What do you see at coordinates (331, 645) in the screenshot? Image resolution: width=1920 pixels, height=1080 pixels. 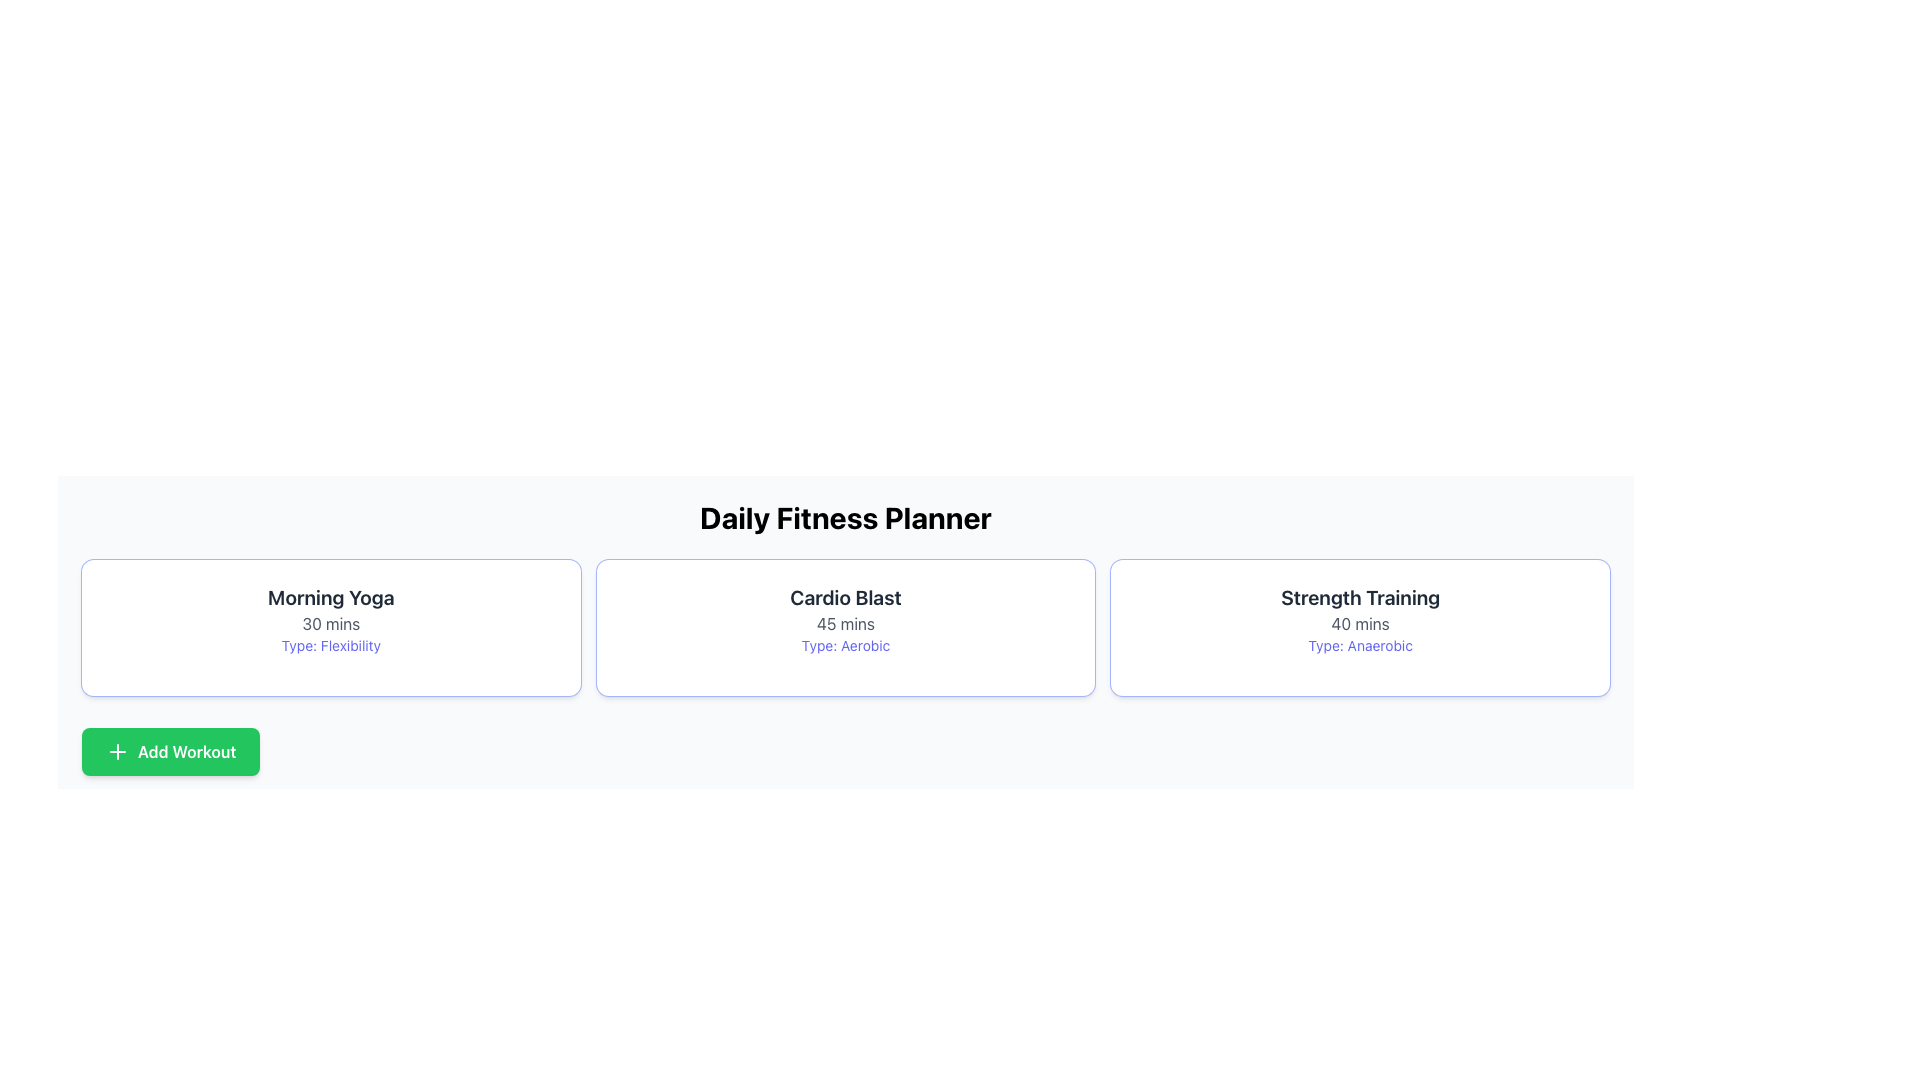 I see `information conveyed by the 'Flexibility' Text Label located at the center of the card labeled 'Morning Yoga', positioned beneath the activity duration text '30 mins'` at bounding box center [331, 645].